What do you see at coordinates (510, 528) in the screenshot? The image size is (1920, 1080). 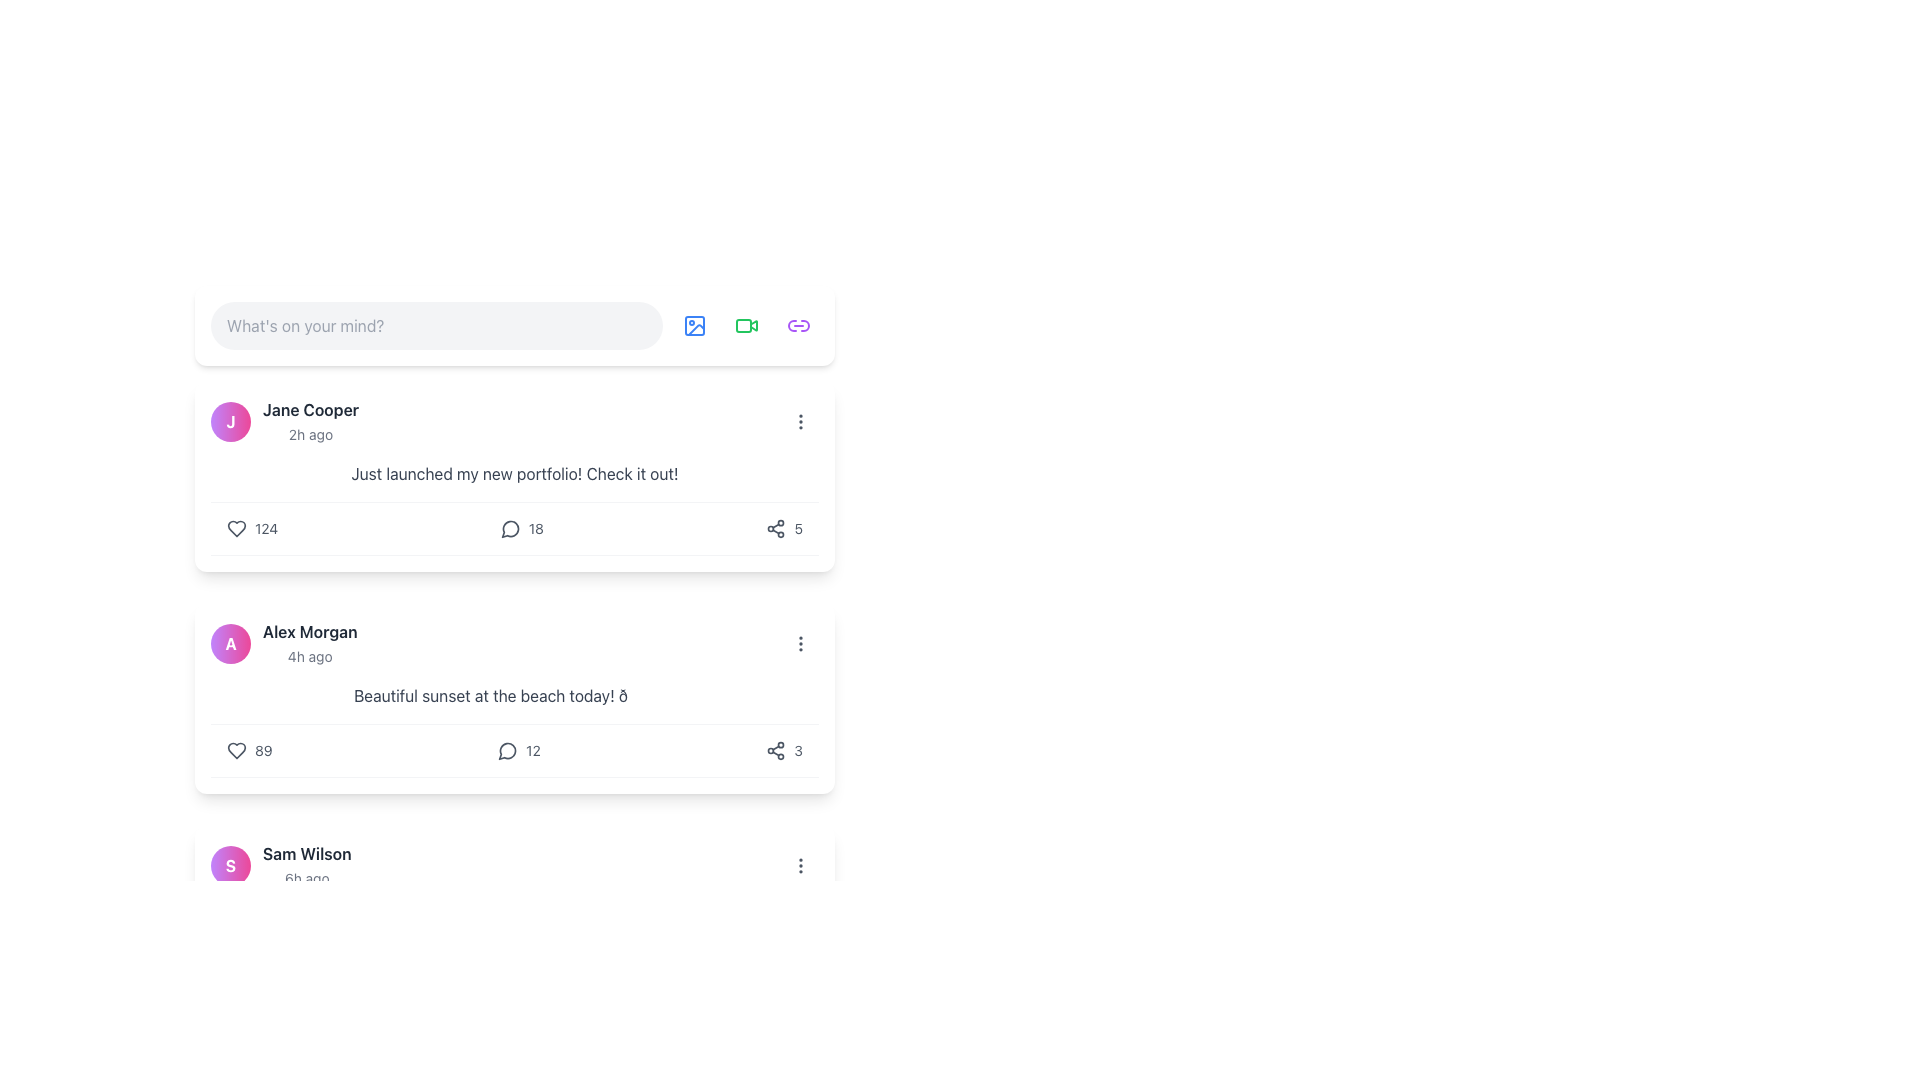 I see `the comment/message icon located at the bottom section of the post block, which is part of a row of functional icons` at bounding box center [510, 528].